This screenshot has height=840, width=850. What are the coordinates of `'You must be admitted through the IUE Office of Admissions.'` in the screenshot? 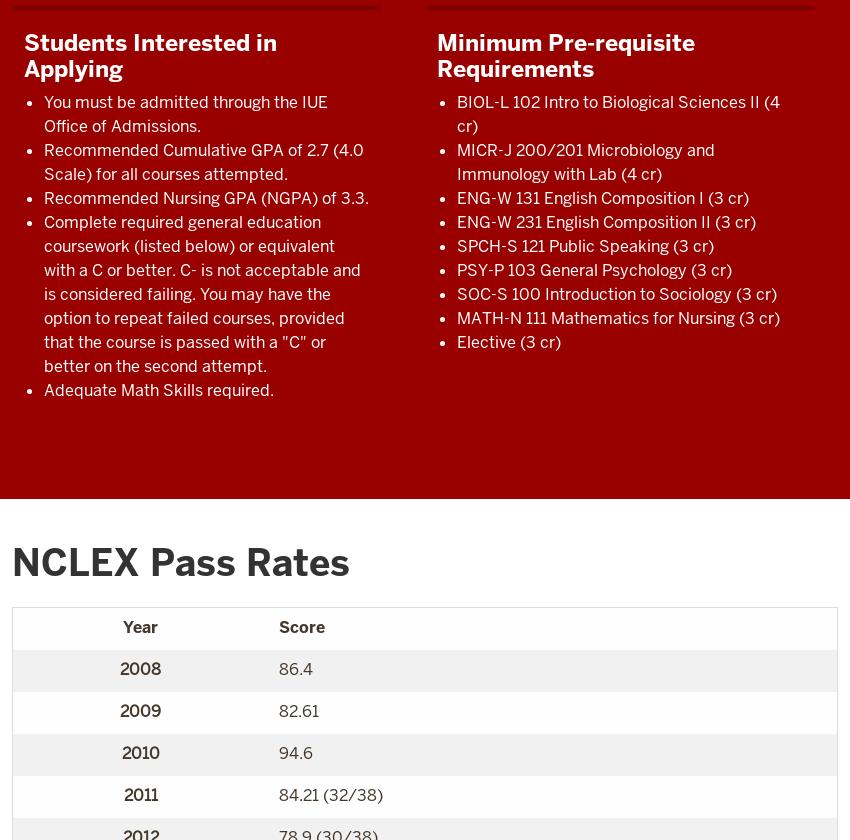 It's located at (184, 113).